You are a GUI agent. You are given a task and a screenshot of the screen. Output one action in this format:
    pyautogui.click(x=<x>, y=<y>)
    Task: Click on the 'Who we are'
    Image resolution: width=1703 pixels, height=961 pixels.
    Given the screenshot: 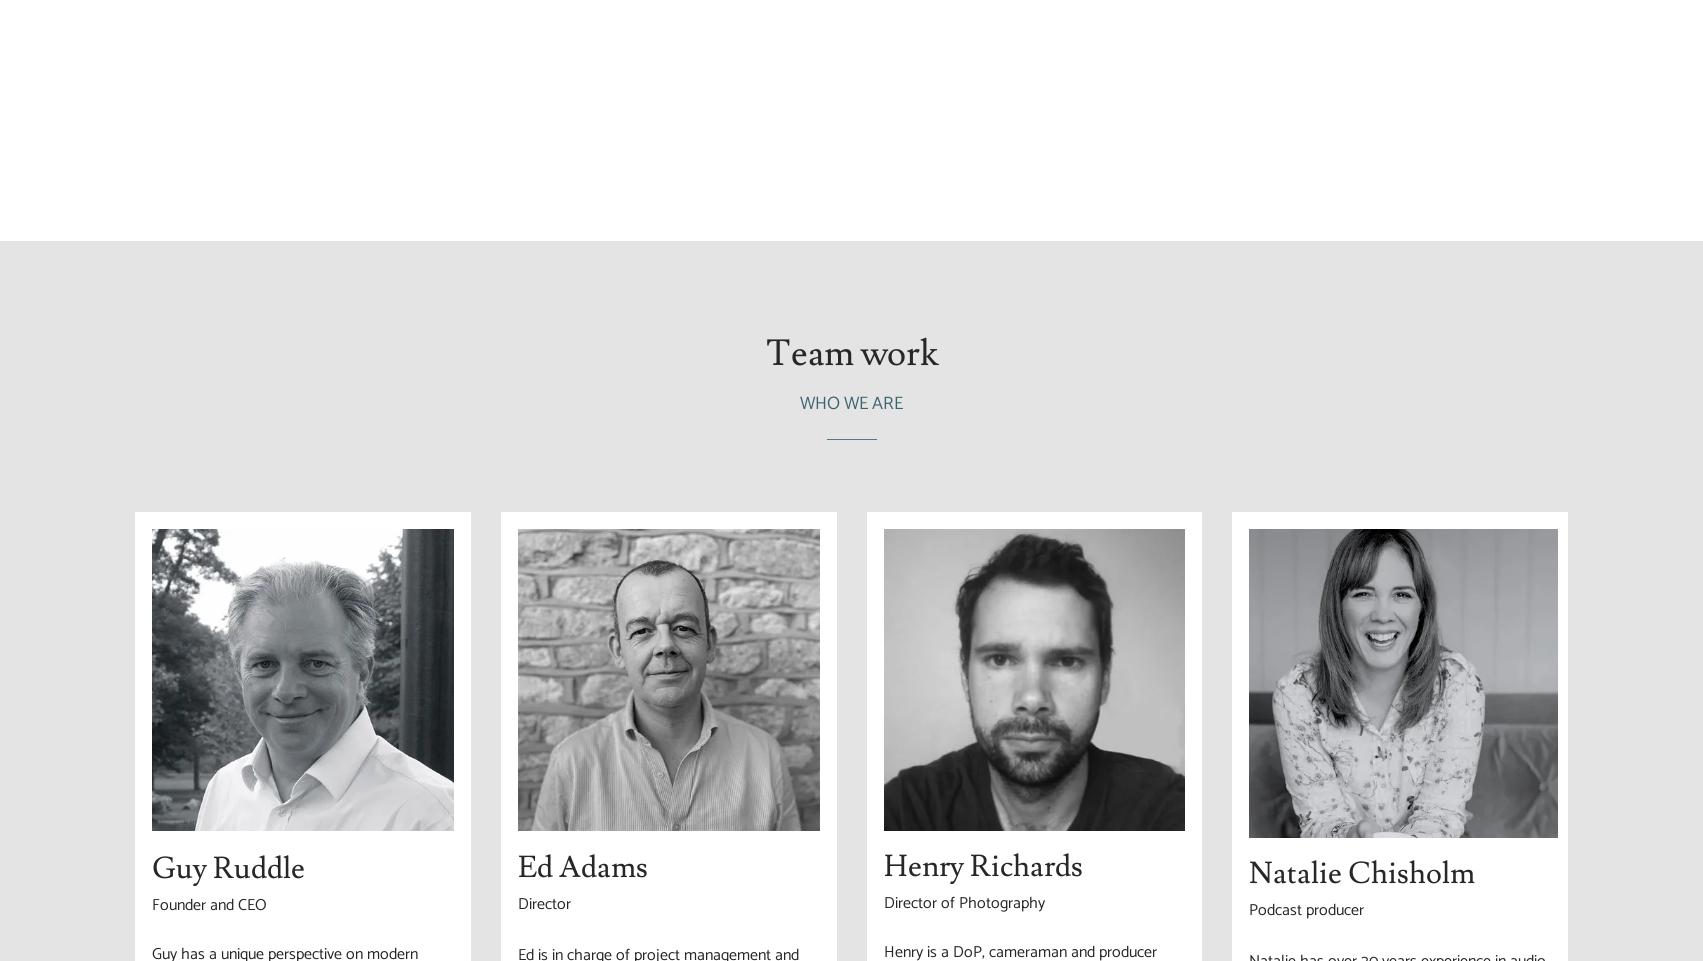 What is the action you would take?
    pyautogui.click(x=851, y=404)
    